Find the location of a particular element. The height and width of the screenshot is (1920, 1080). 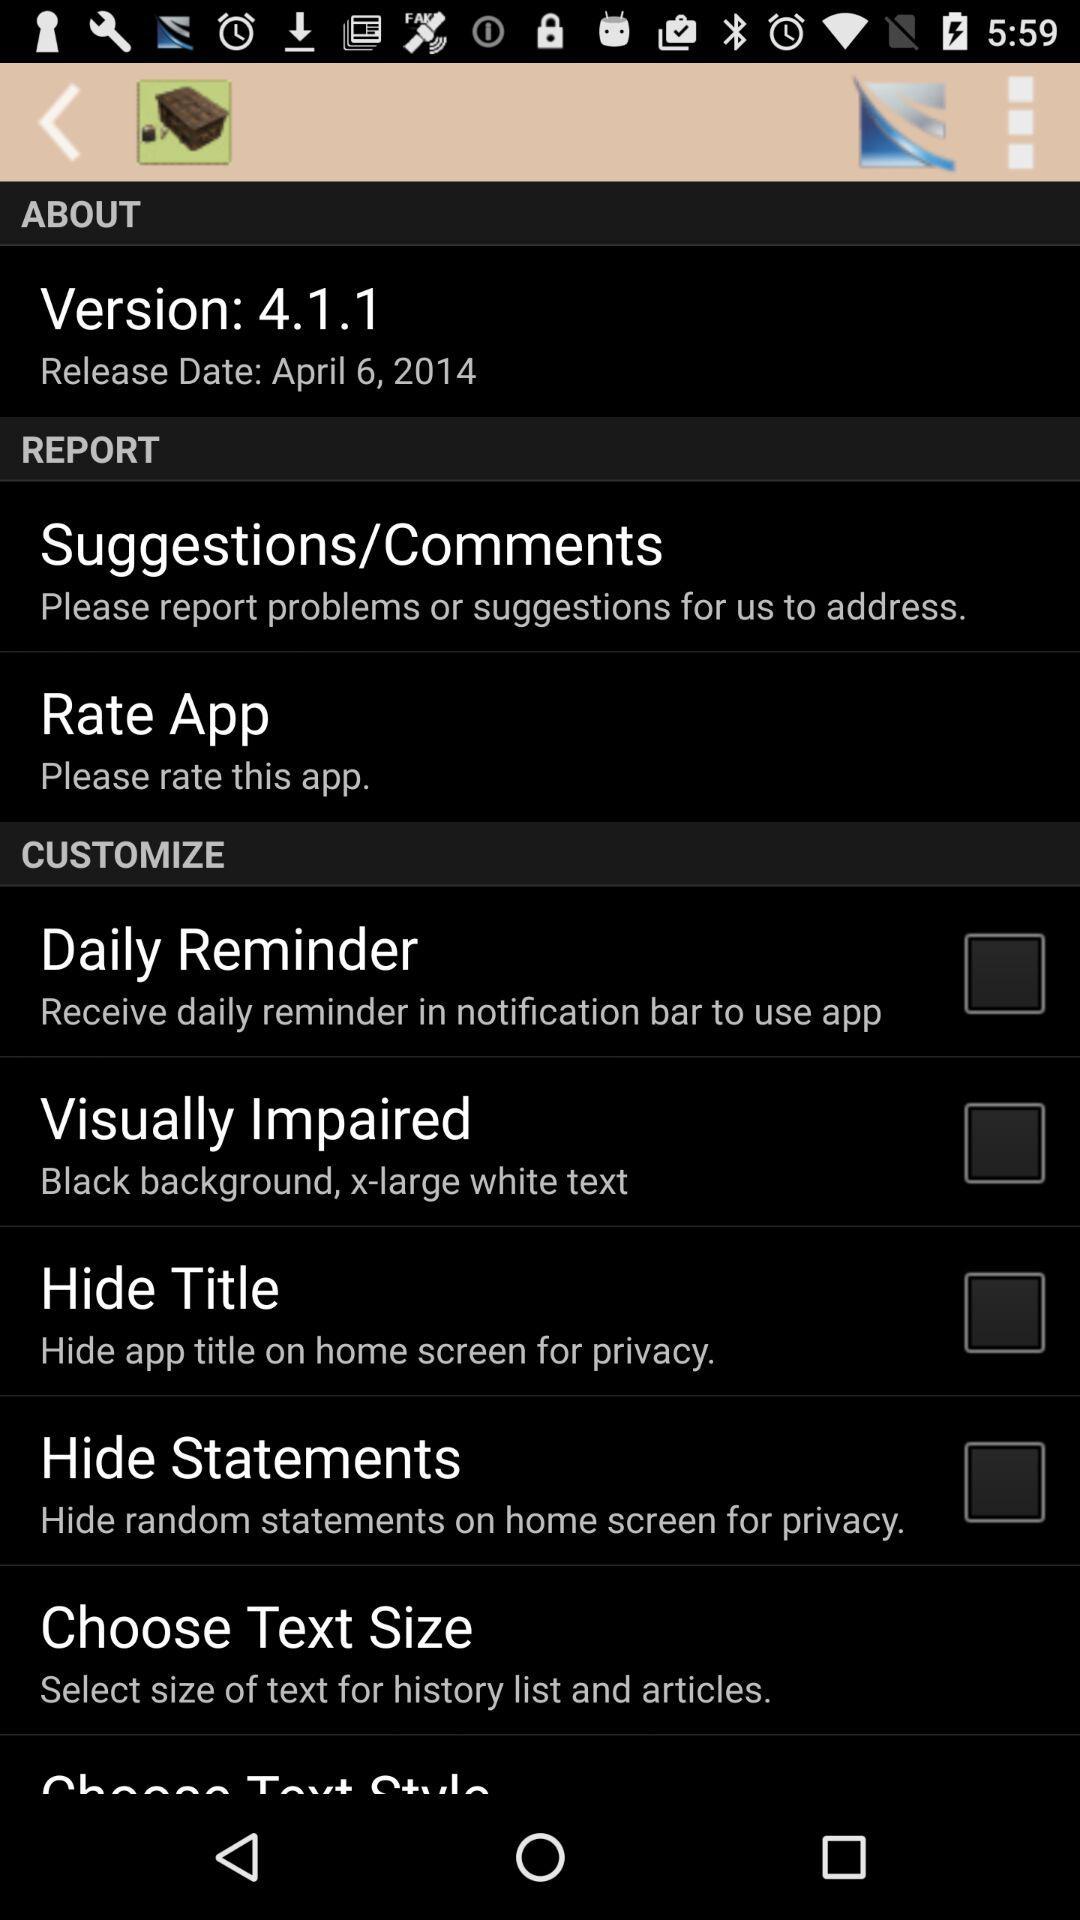

item below the about app is located at coordinates (212, 305).